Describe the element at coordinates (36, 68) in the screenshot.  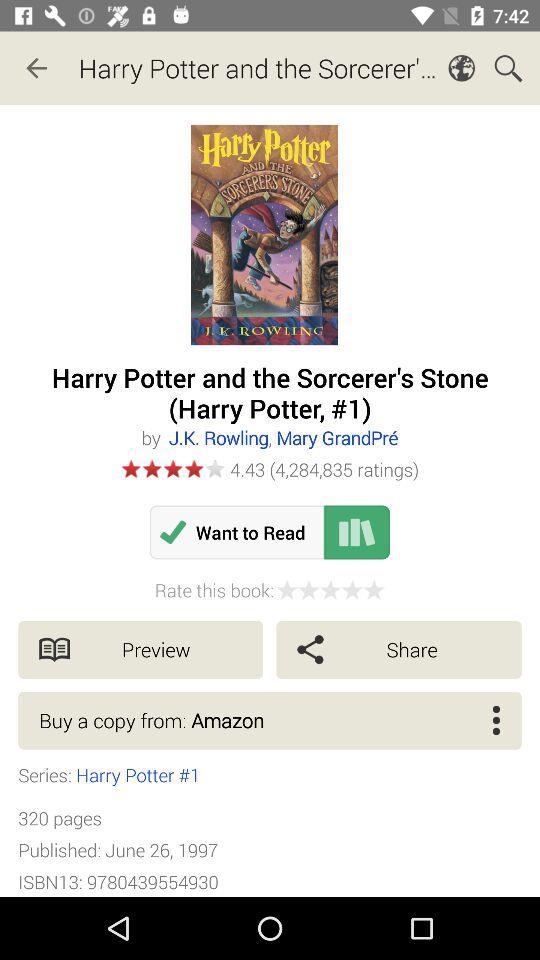
I see `item next to the harry potter and app` at that location.